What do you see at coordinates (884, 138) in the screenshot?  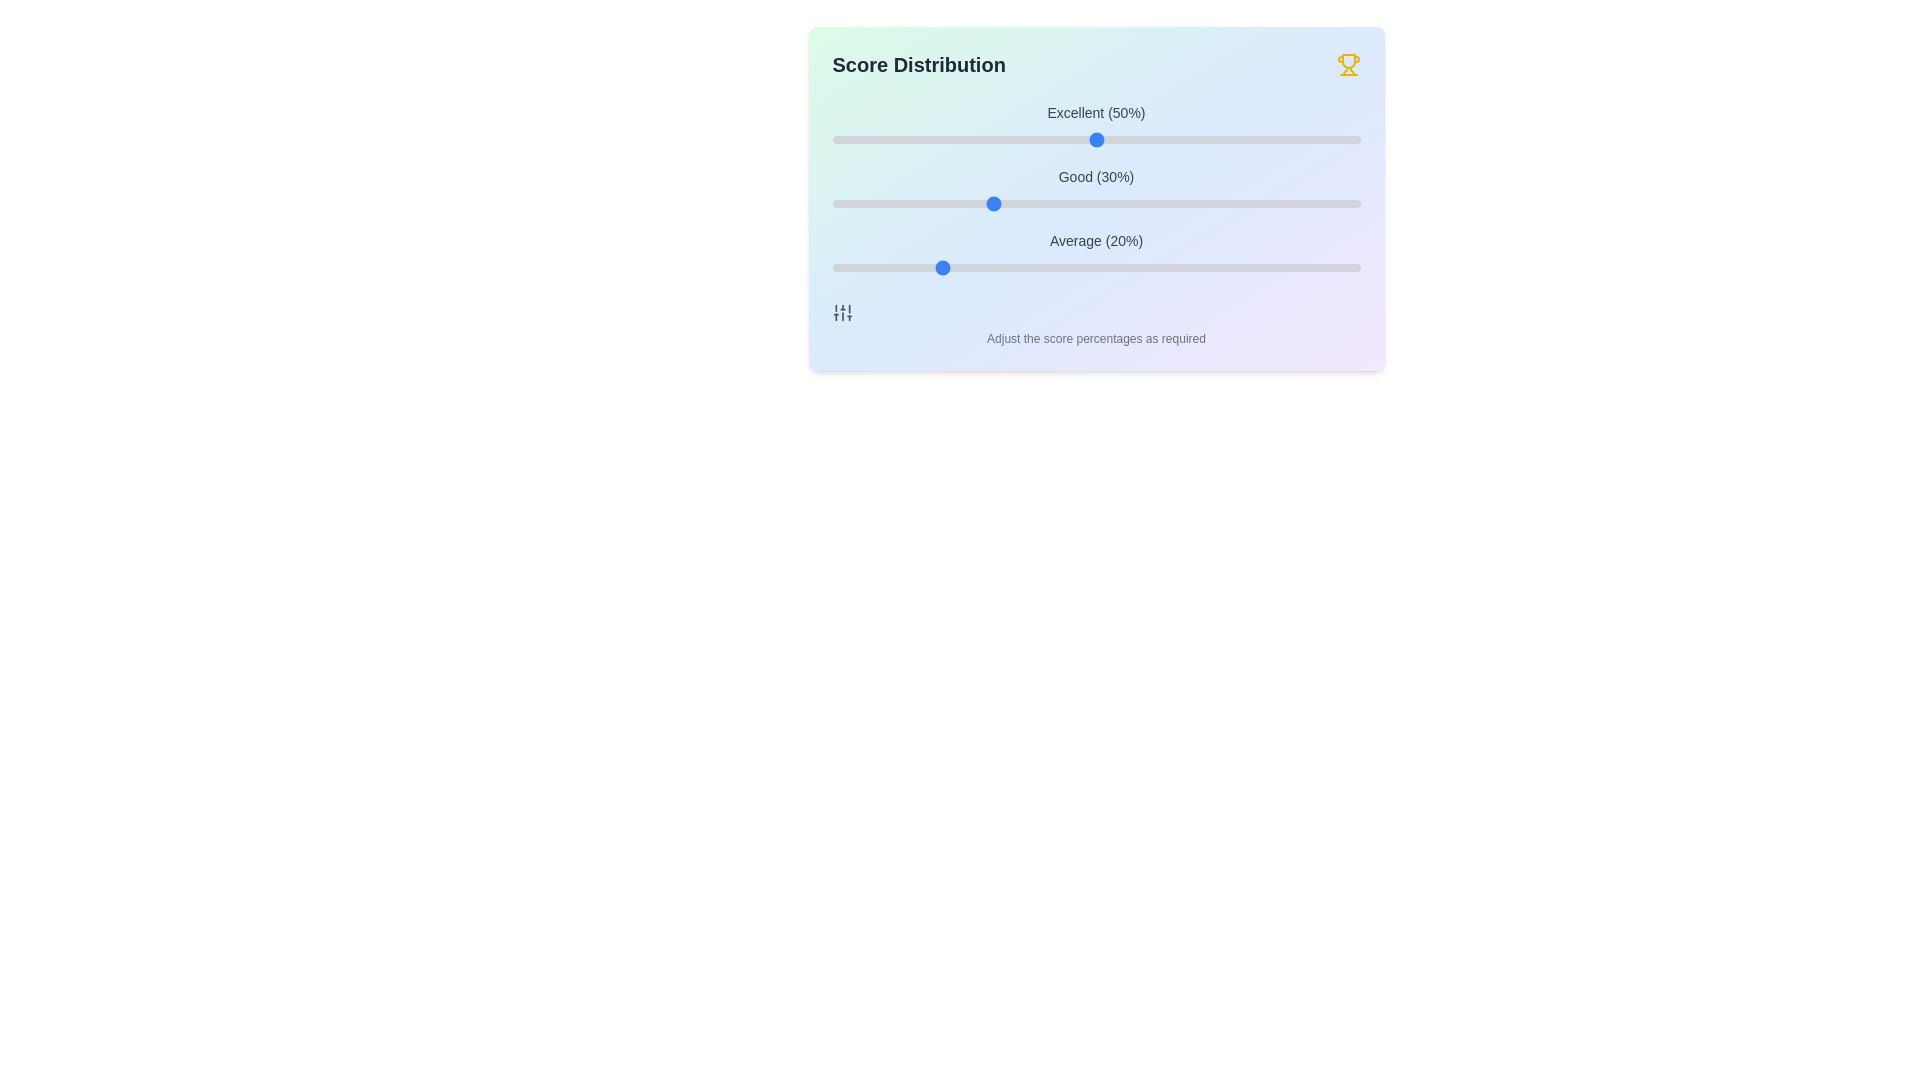 I see `the 'Excellent' slider to 10%` at bounding box center [884, 138].